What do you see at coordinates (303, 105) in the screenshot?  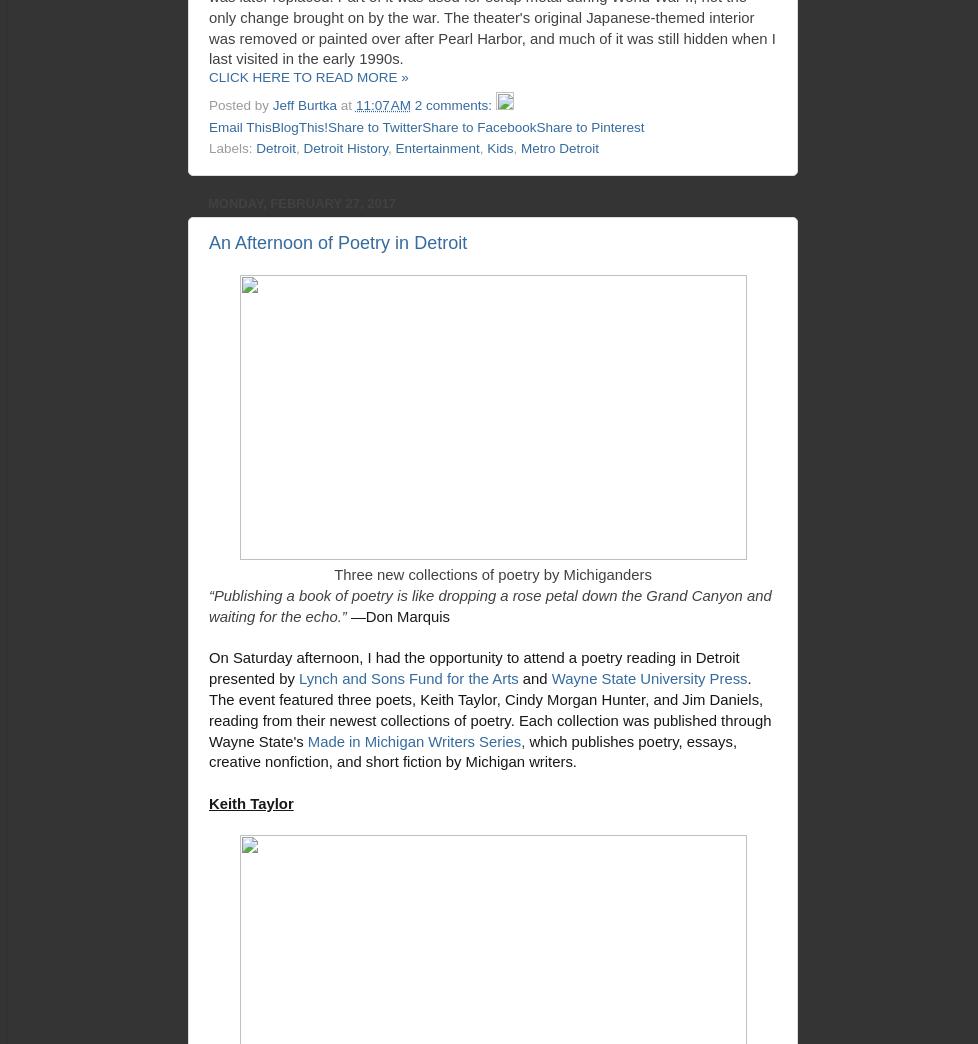 I see `'Jeff Burtka'` at bounding box center [303, 105].